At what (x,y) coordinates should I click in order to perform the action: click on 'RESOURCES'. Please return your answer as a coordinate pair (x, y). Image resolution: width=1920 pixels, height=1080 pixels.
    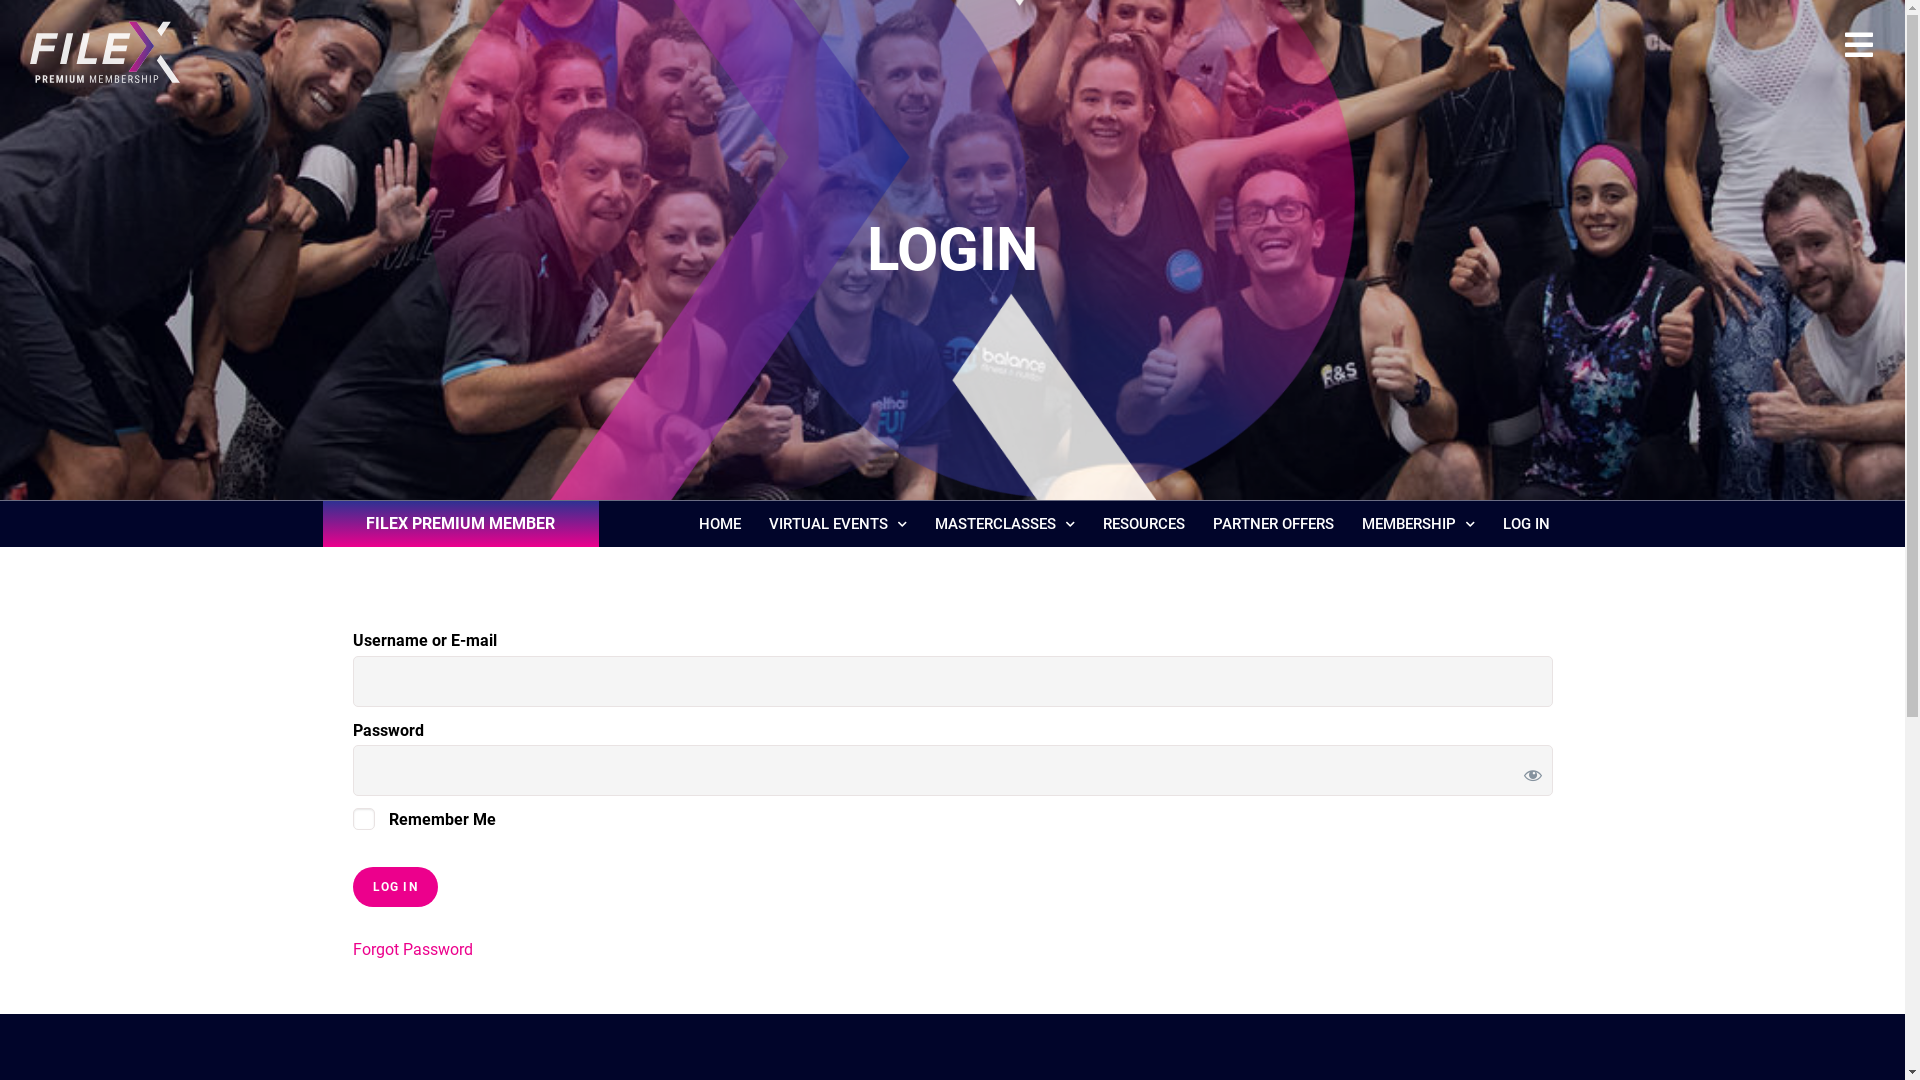
    Looking at the image, I should click on (1143, 523).